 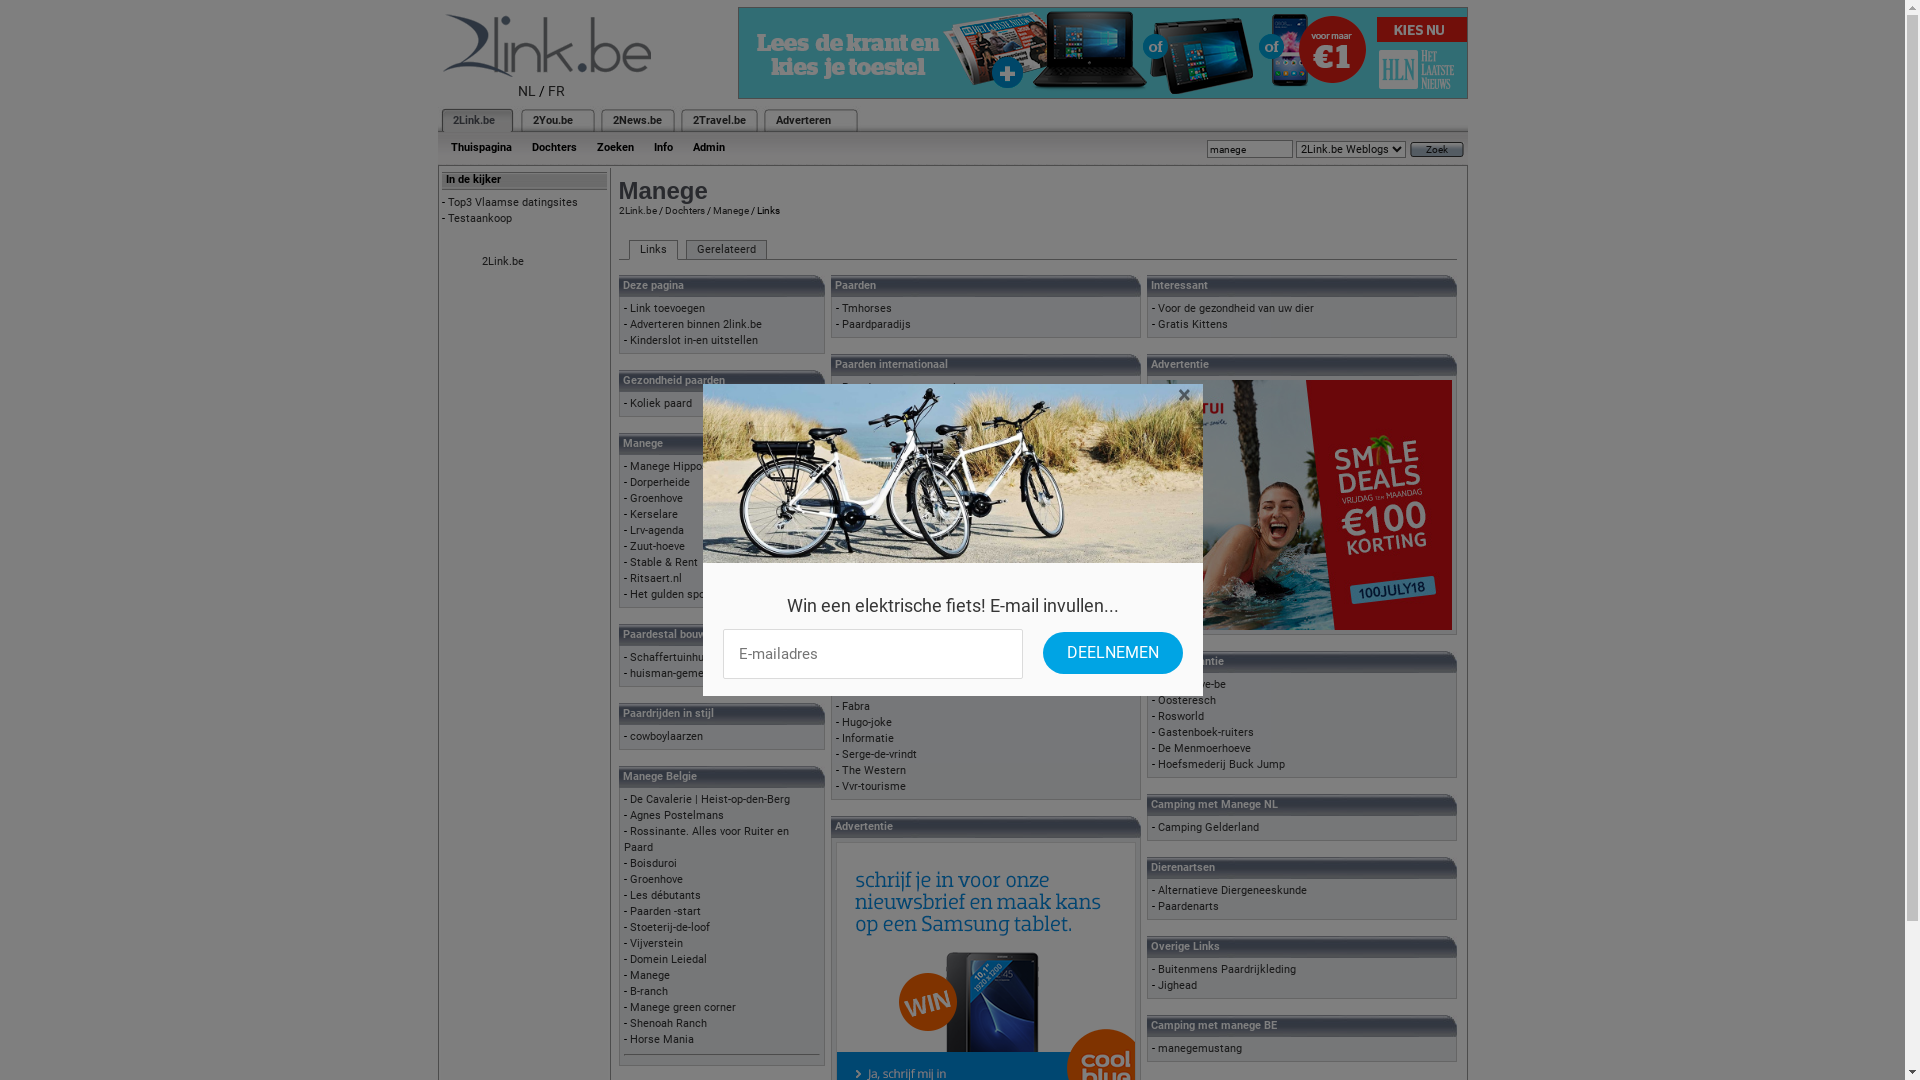 What do you see at coordinates (628, 593) in the screenshot?
I see `'Het gulden spoor'` at bounding box center [628, 593].